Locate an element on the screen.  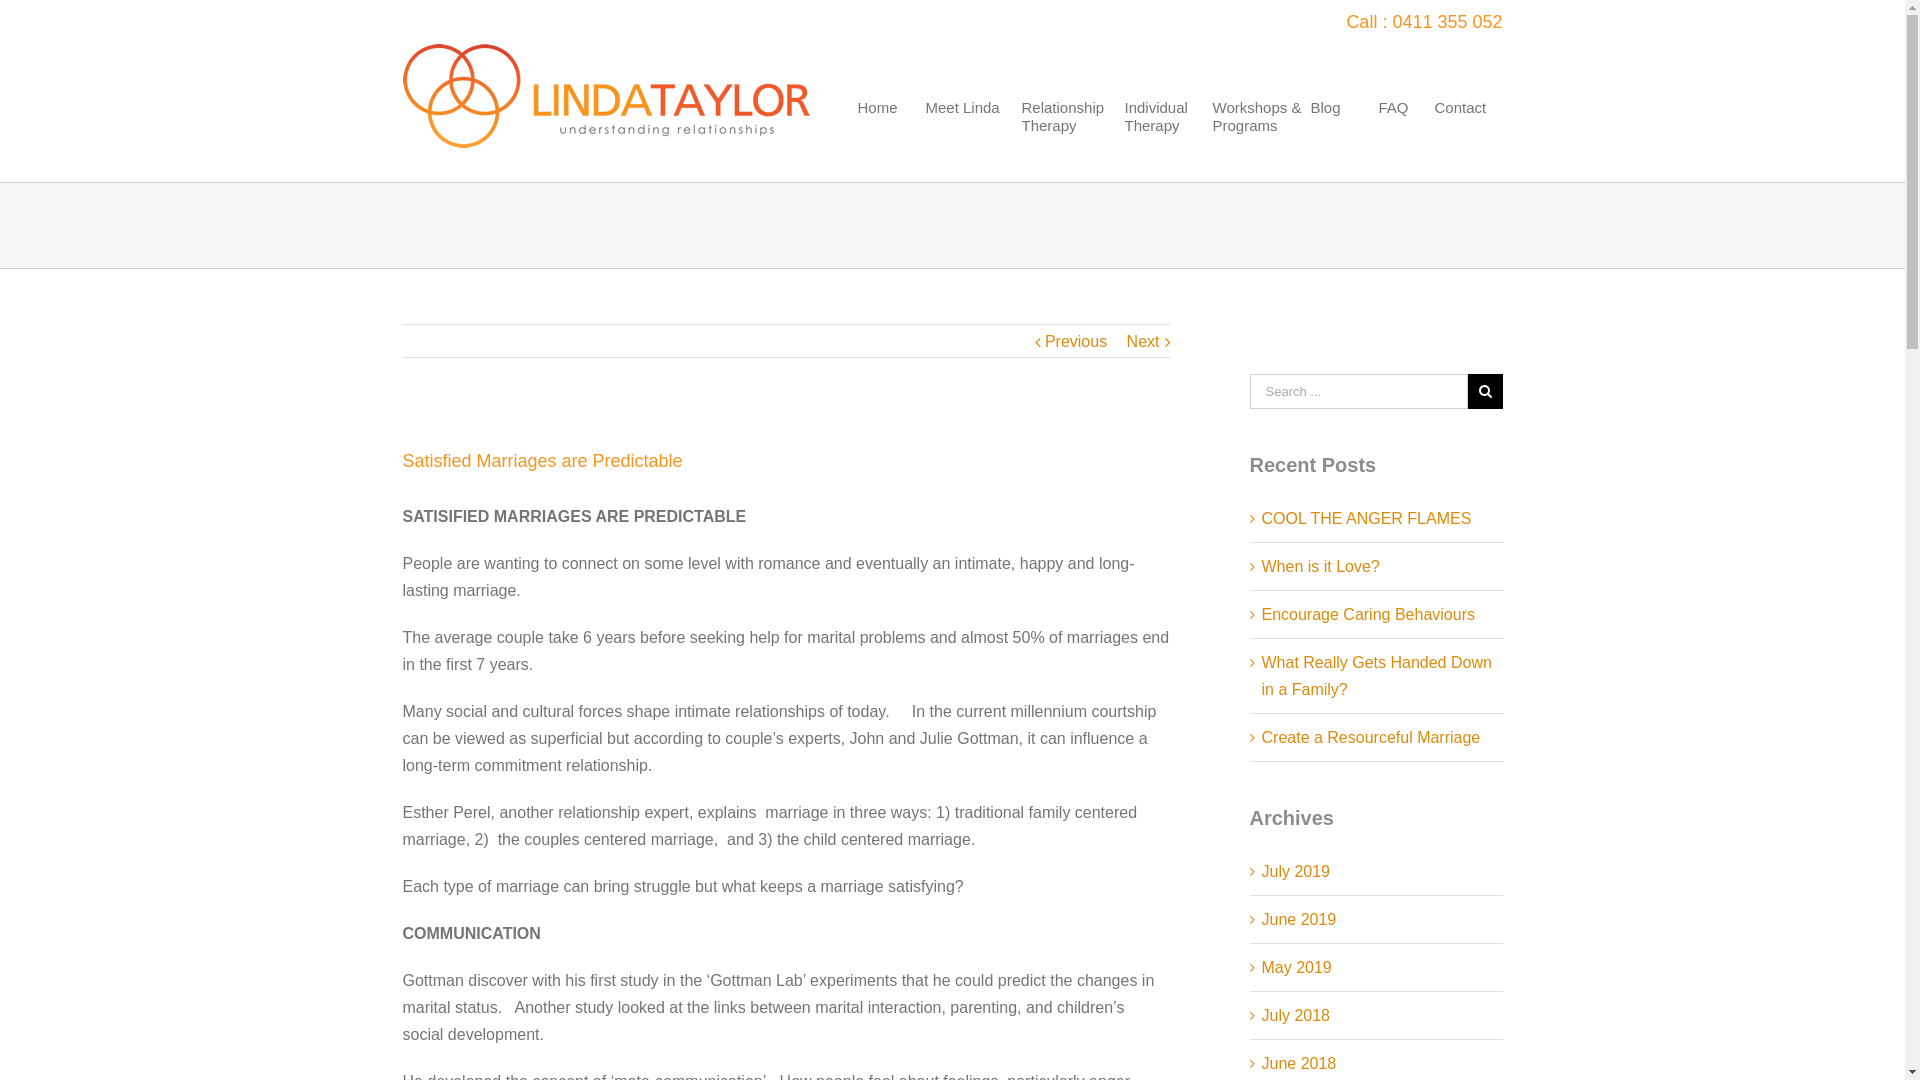
'FAQ' is located at coordinates (1400, 139).